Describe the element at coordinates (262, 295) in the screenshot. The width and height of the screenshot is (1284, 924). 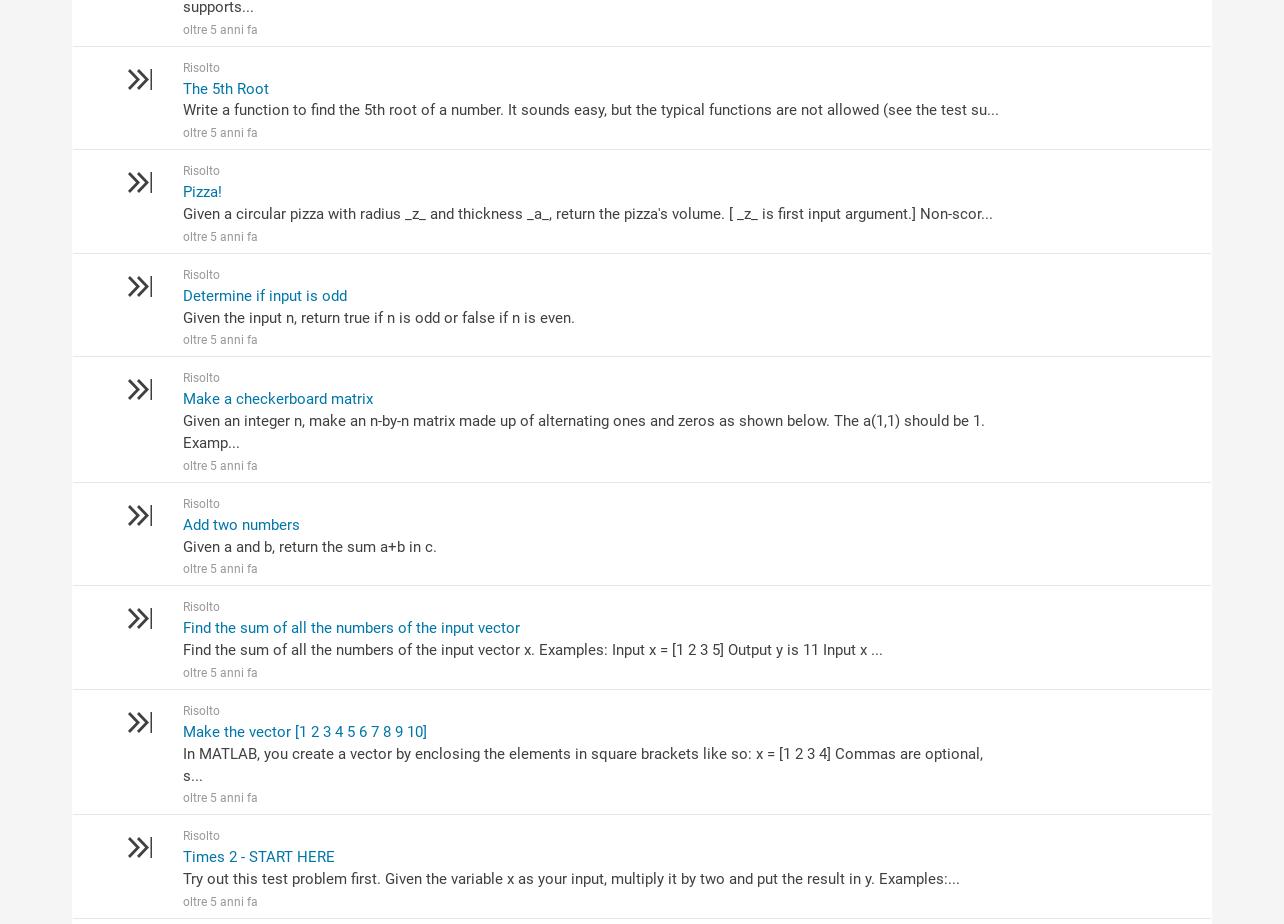
I see `'Determine if input is odd'` at that location.